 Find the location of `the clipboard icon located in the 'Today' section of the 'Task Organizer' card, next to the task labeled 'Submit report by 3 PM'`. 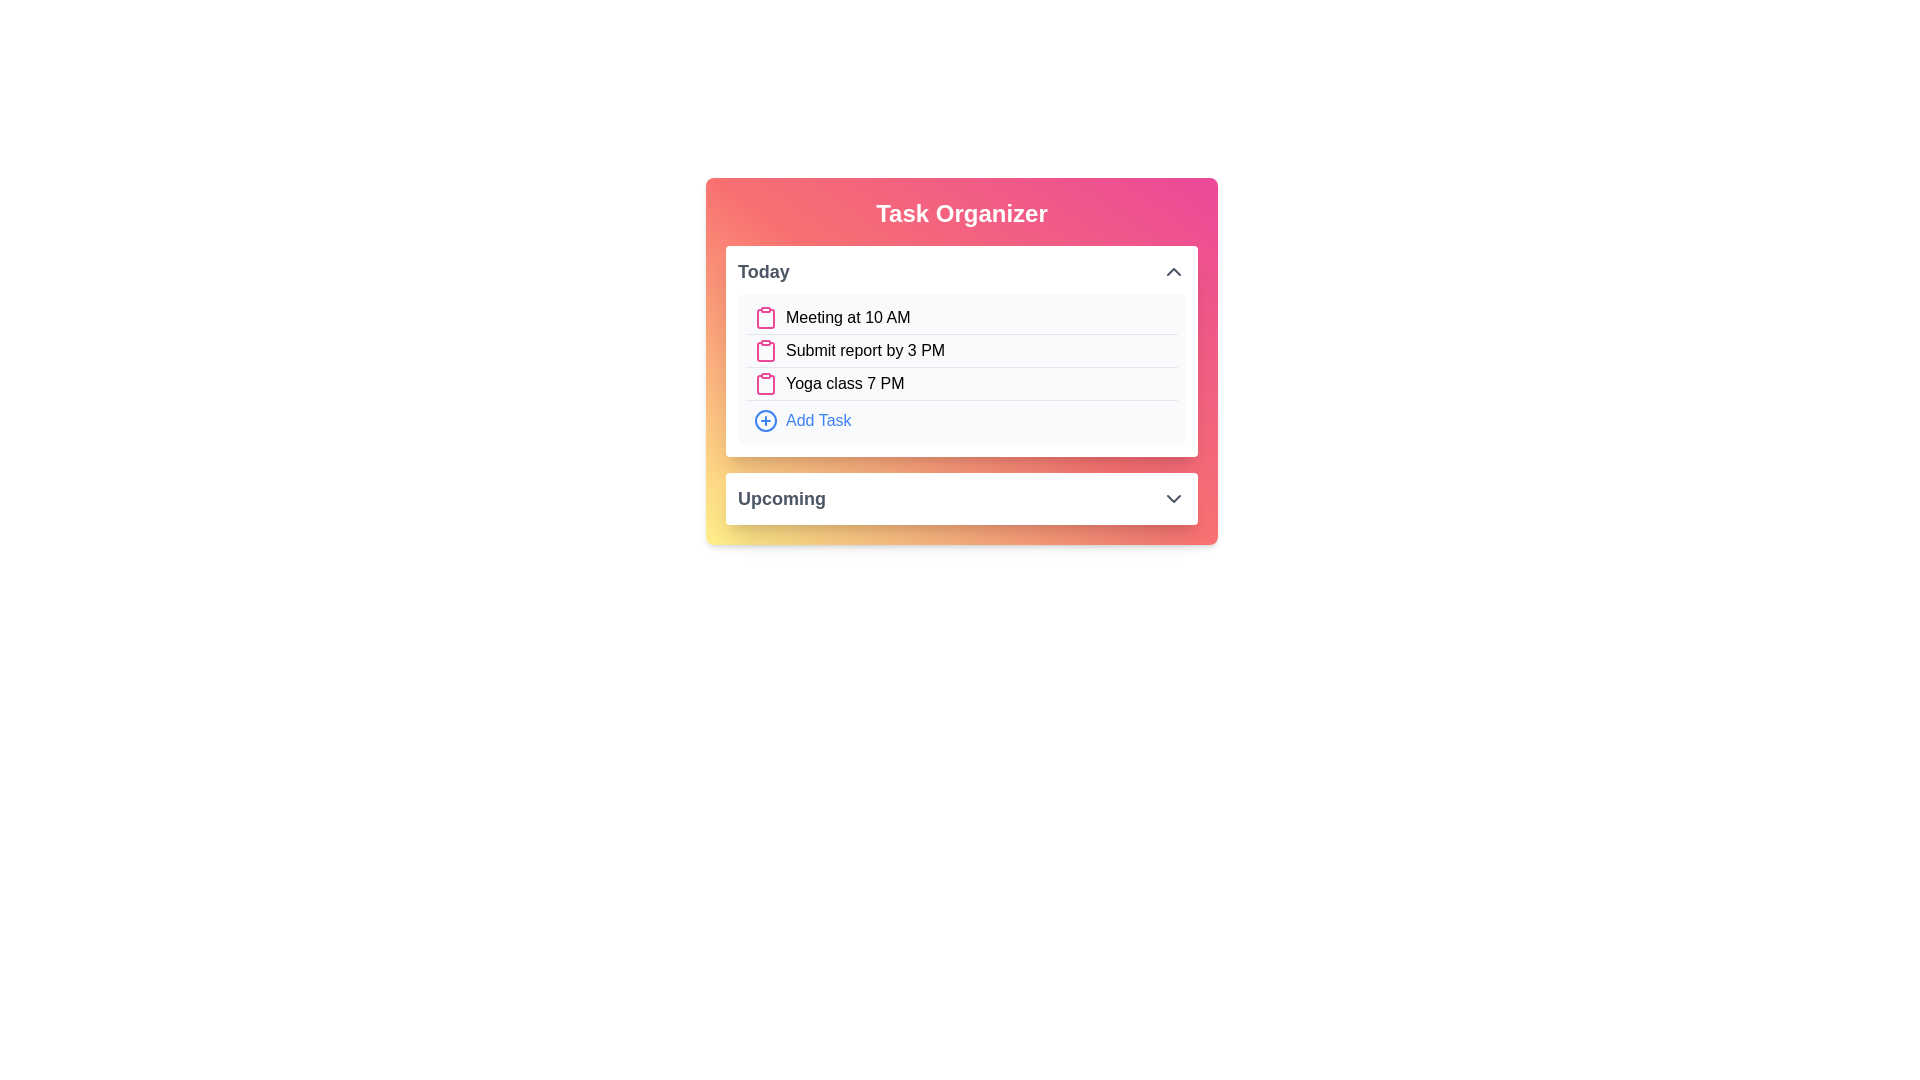

the clipboard icon located in the 'Today' section of the 'Task Organizer' card, next to the task labeled 'Submit report by 3 PM' is located at coordinates (765, 350).